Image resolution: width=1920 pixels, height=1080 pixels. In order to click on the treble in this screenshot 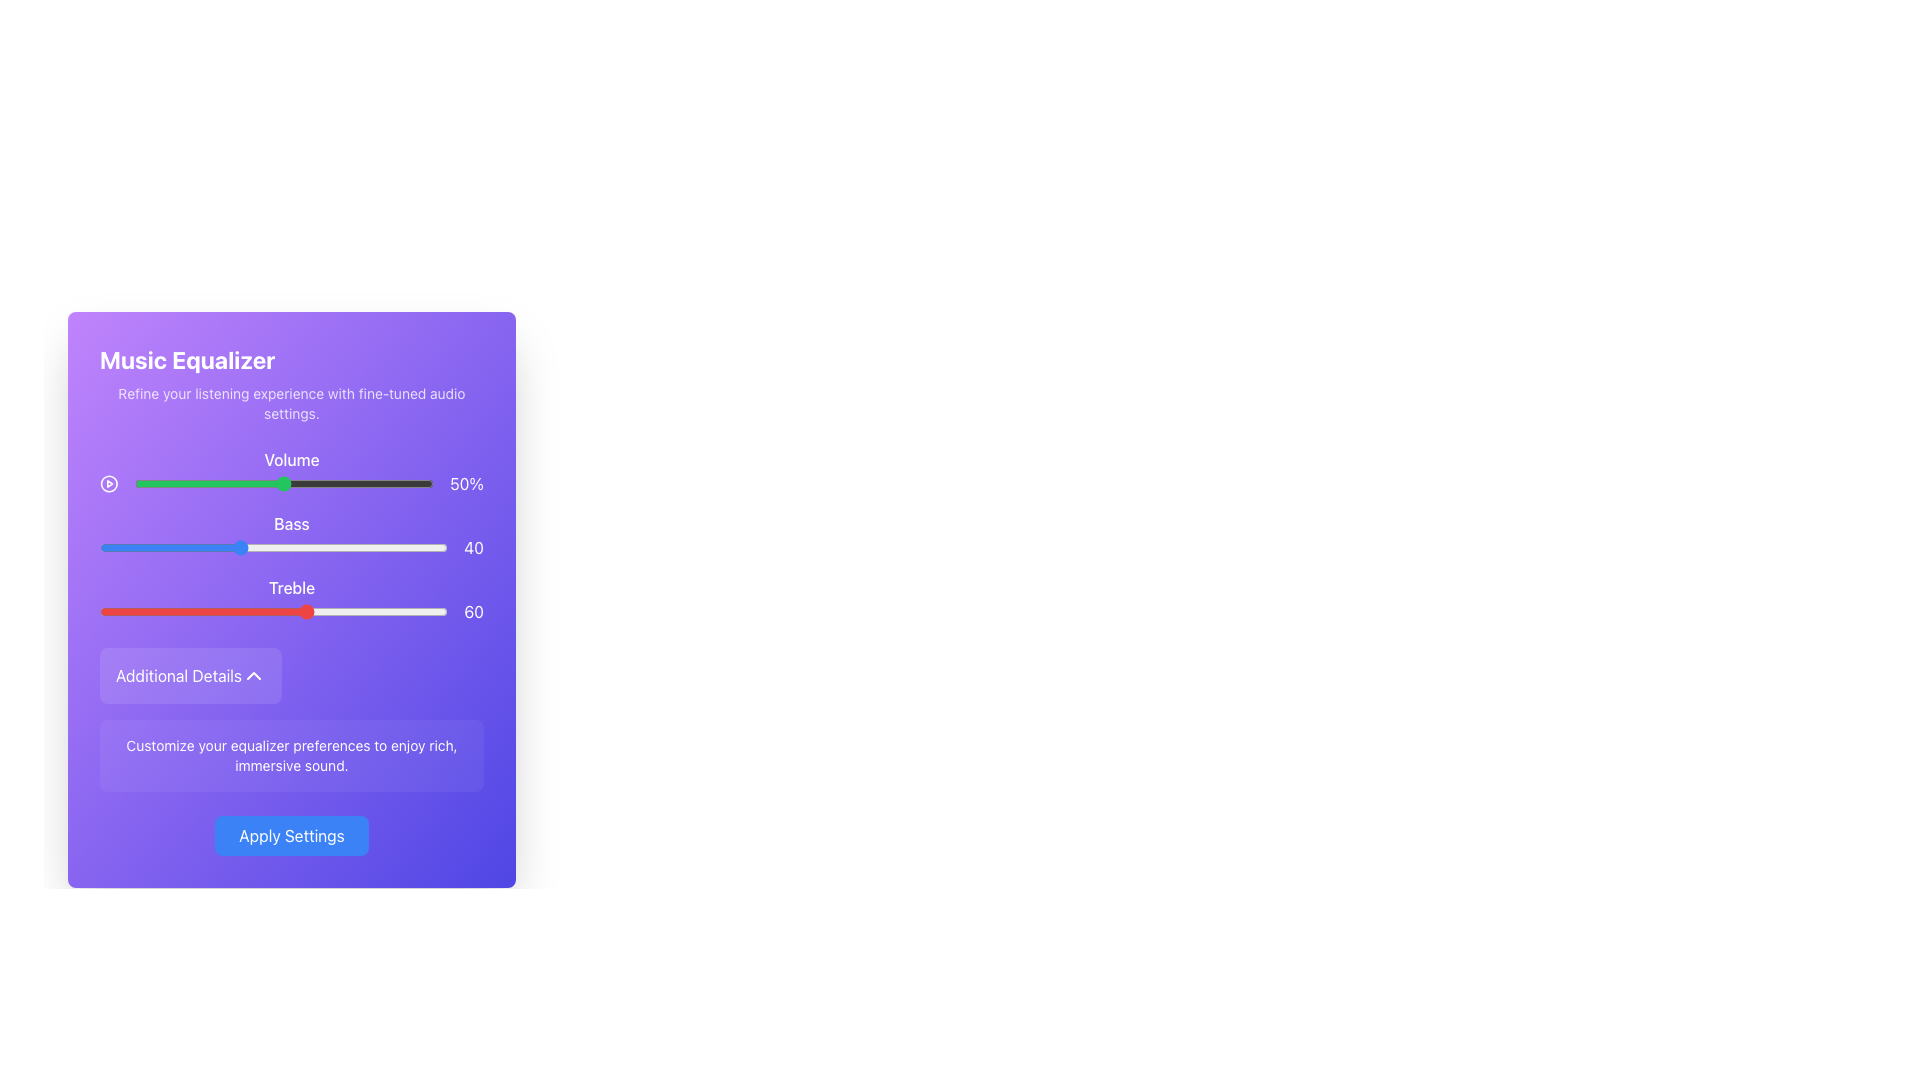, I will do `click(154, 611)`.